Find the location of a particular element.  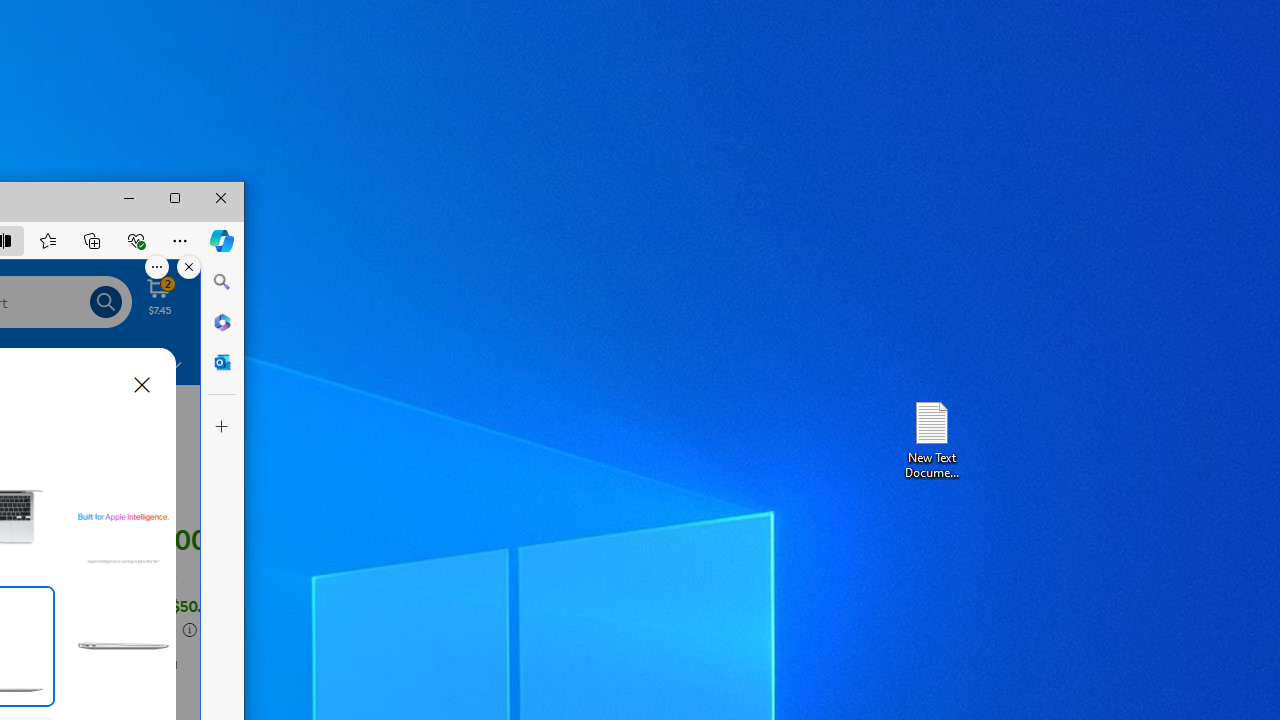

'Maximize' is located at coordinates (175, 198).